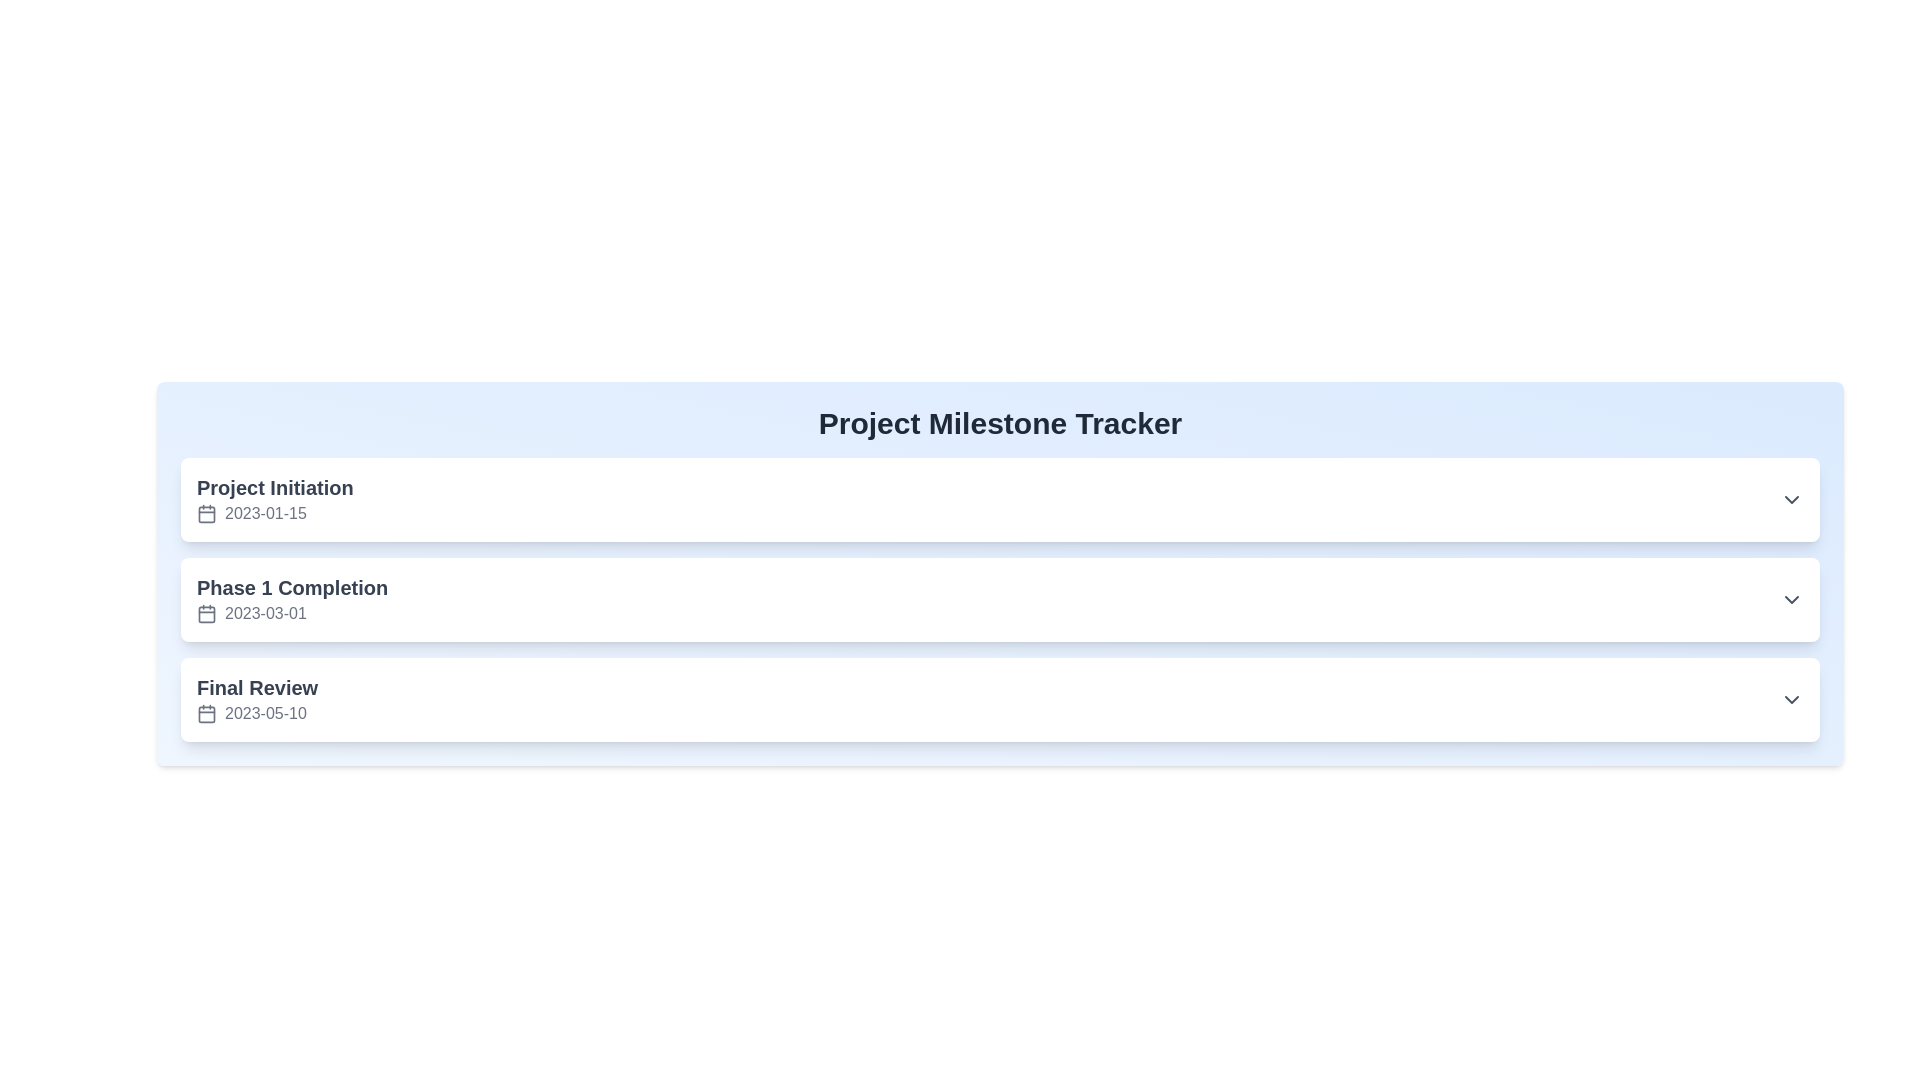  What do you see at coordinates (264, 712) in the screenshot?
I see `date information displayed on the 'Final Review' text label, which indicates the planned date for this milestone in the project timeline` at bounding box center [264, 712].